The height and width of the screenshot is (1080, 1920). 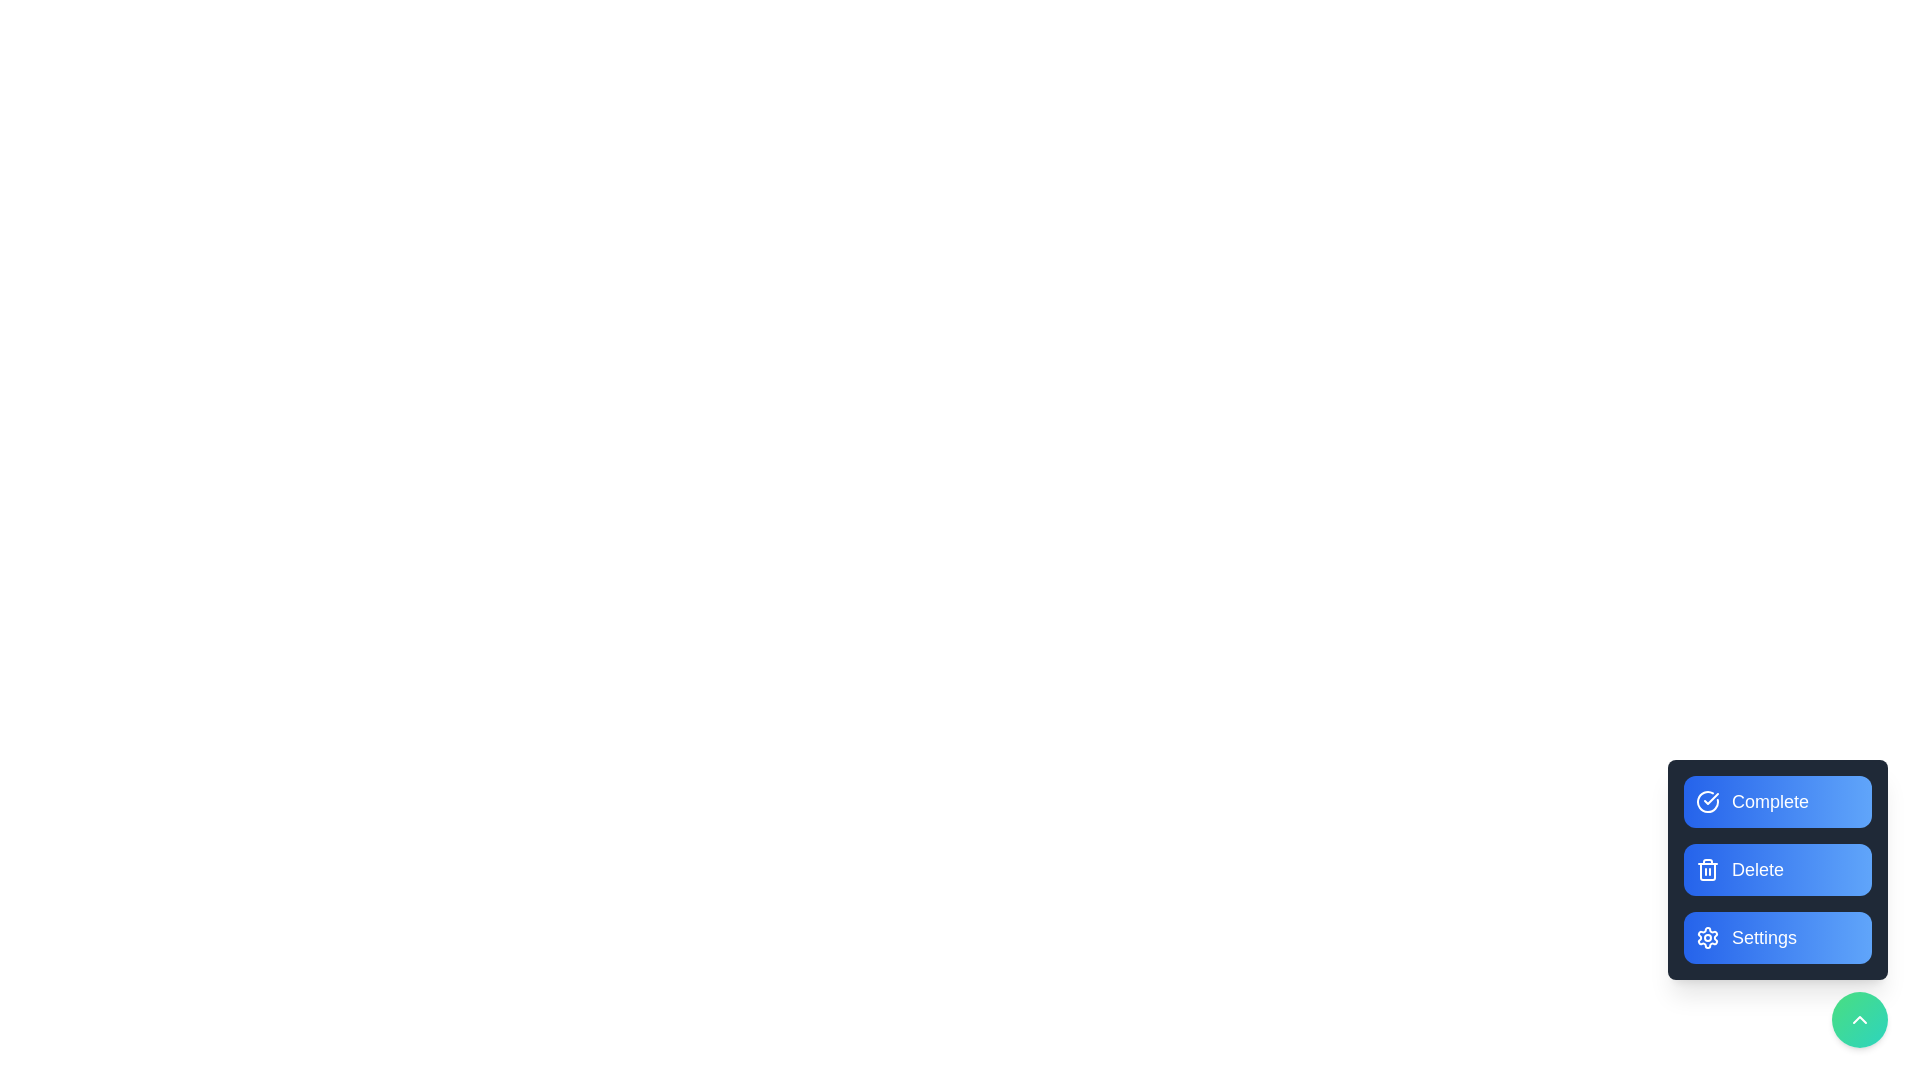 I want to click on the 'Complete' button to mark a task as complete, so click(x=1777, y=801).